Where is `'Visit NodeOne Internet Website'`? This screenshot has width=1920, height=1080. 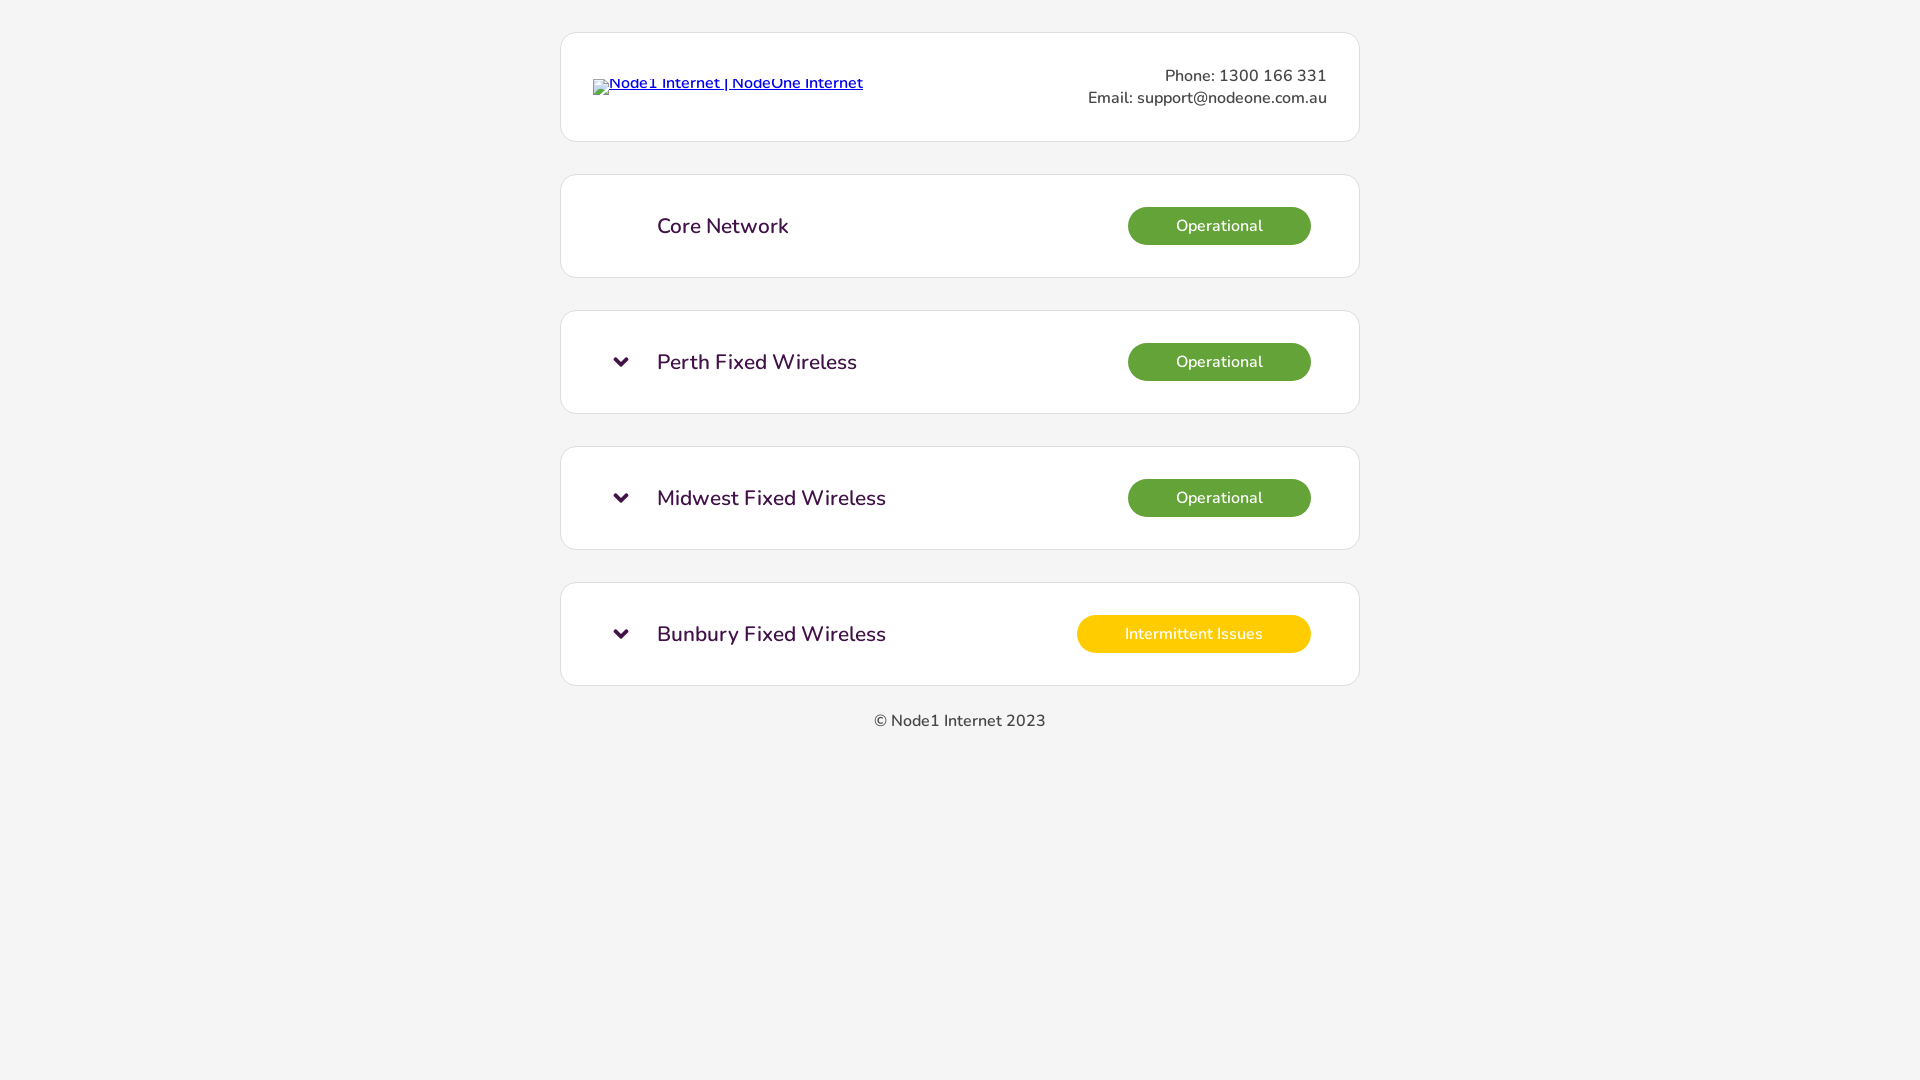 'Visit NodeOne Internet Website' is located at coordinates (727, 82).